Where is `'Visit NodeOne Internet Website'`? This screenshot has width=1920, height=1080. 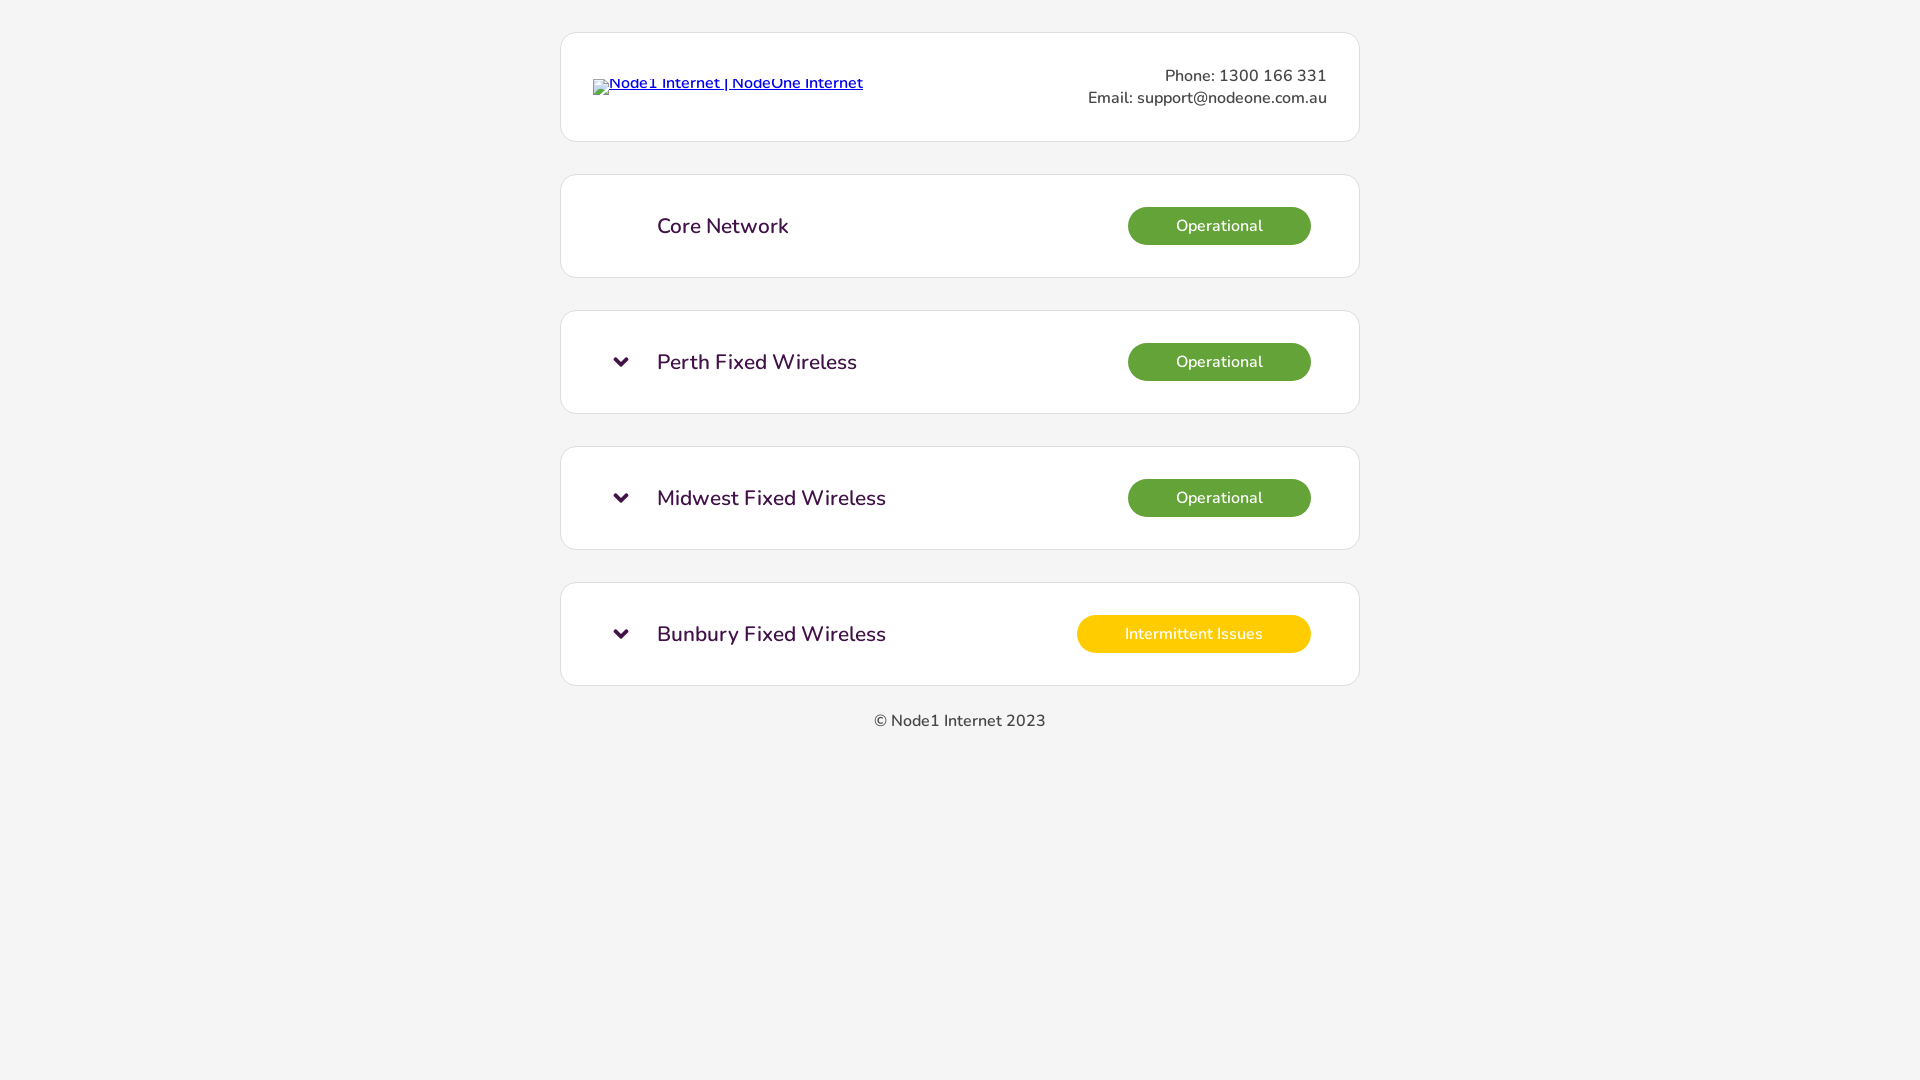 'Visit NodeOne Internet Website' is located at coordinates (727, 82).